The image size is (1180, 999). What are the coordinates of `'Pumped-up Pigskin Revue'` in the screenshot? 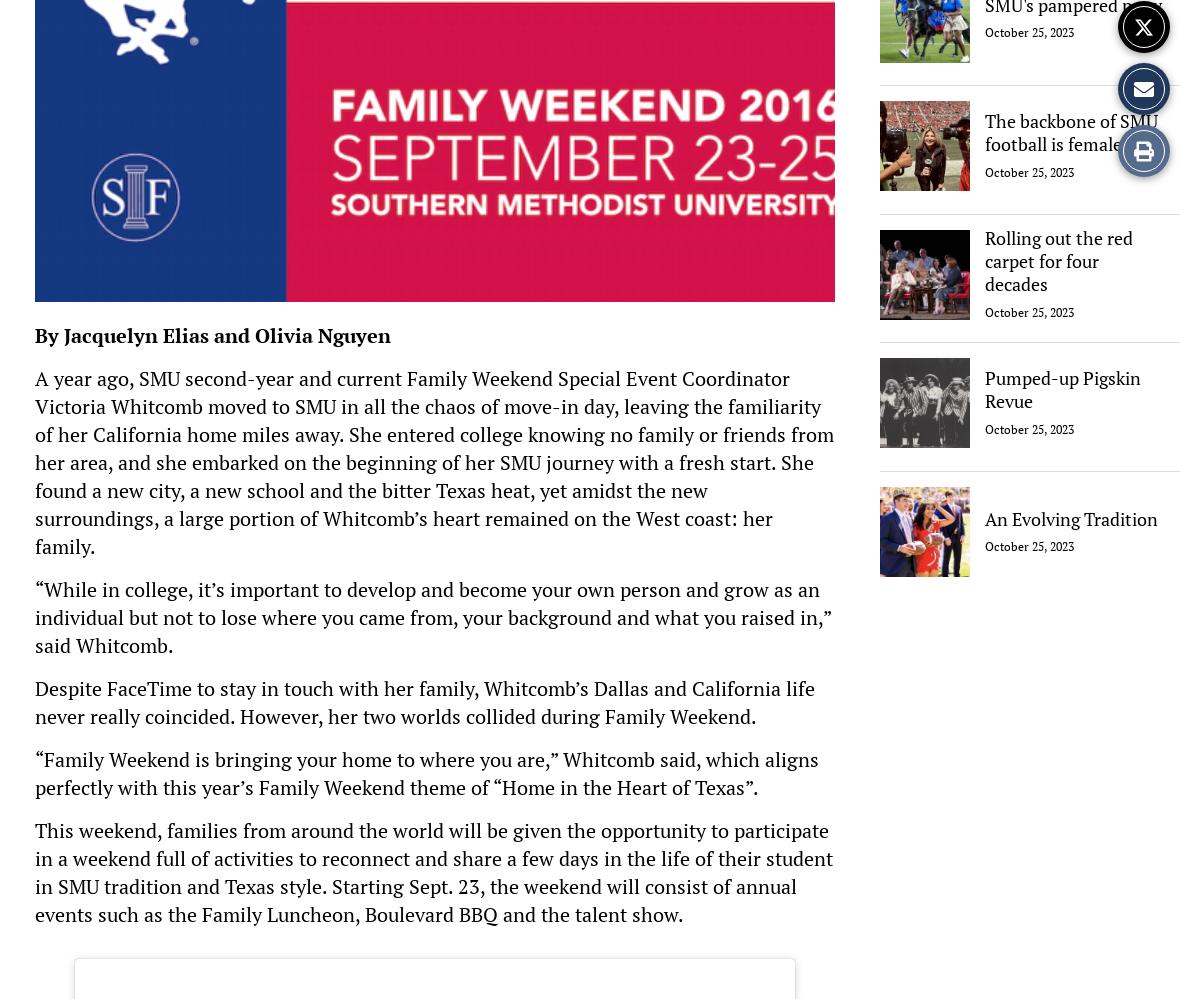 It's located at (1062, 388).